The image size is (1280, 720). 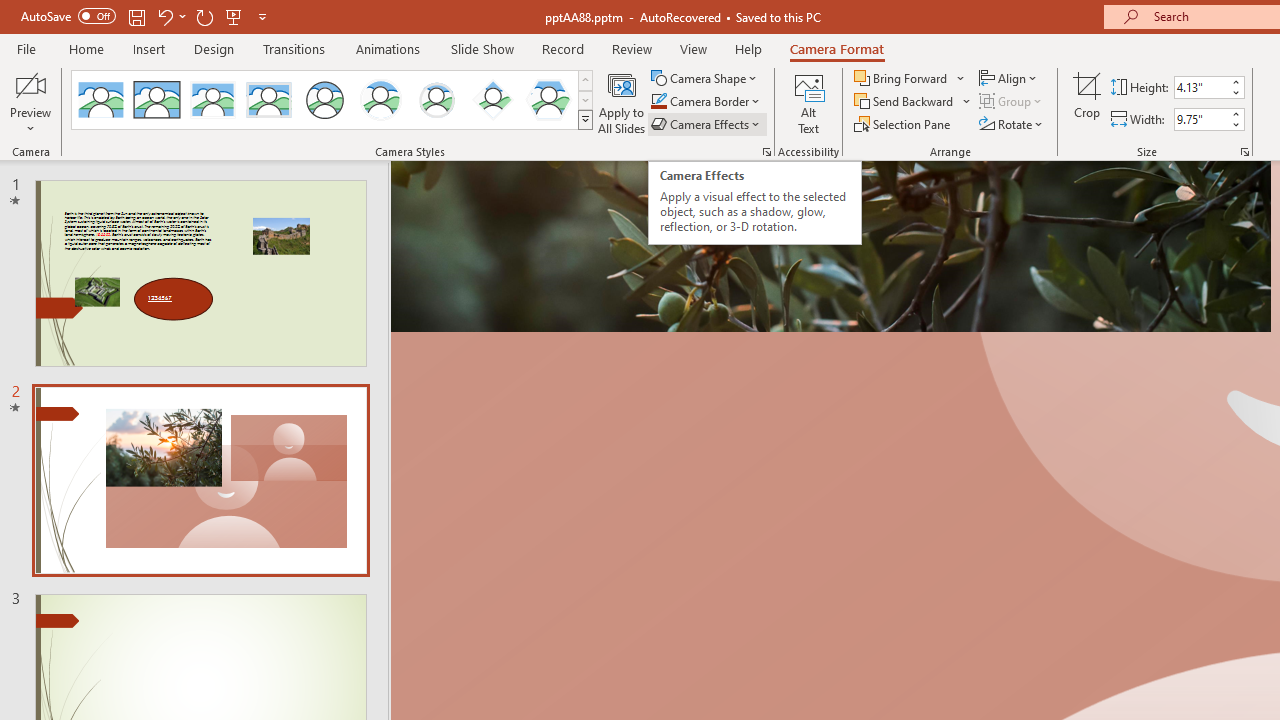 What do you see at coordinates (436, 100) in the screenshot?
I see `'Soft Edge Circle'` at bounding box center [436, 100].